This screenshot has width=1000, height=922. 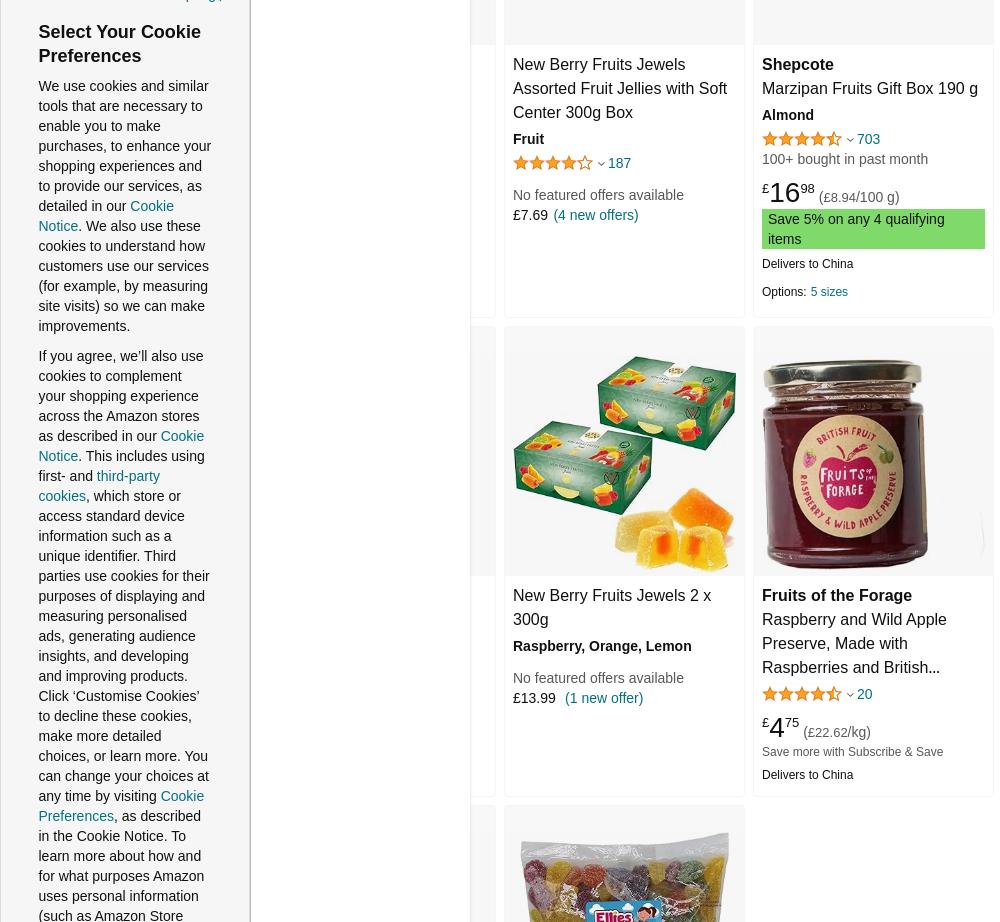 What do you see at coordinates (776, 725) in the screenshot?
I see `'4'` at bounding box center [776, 725].